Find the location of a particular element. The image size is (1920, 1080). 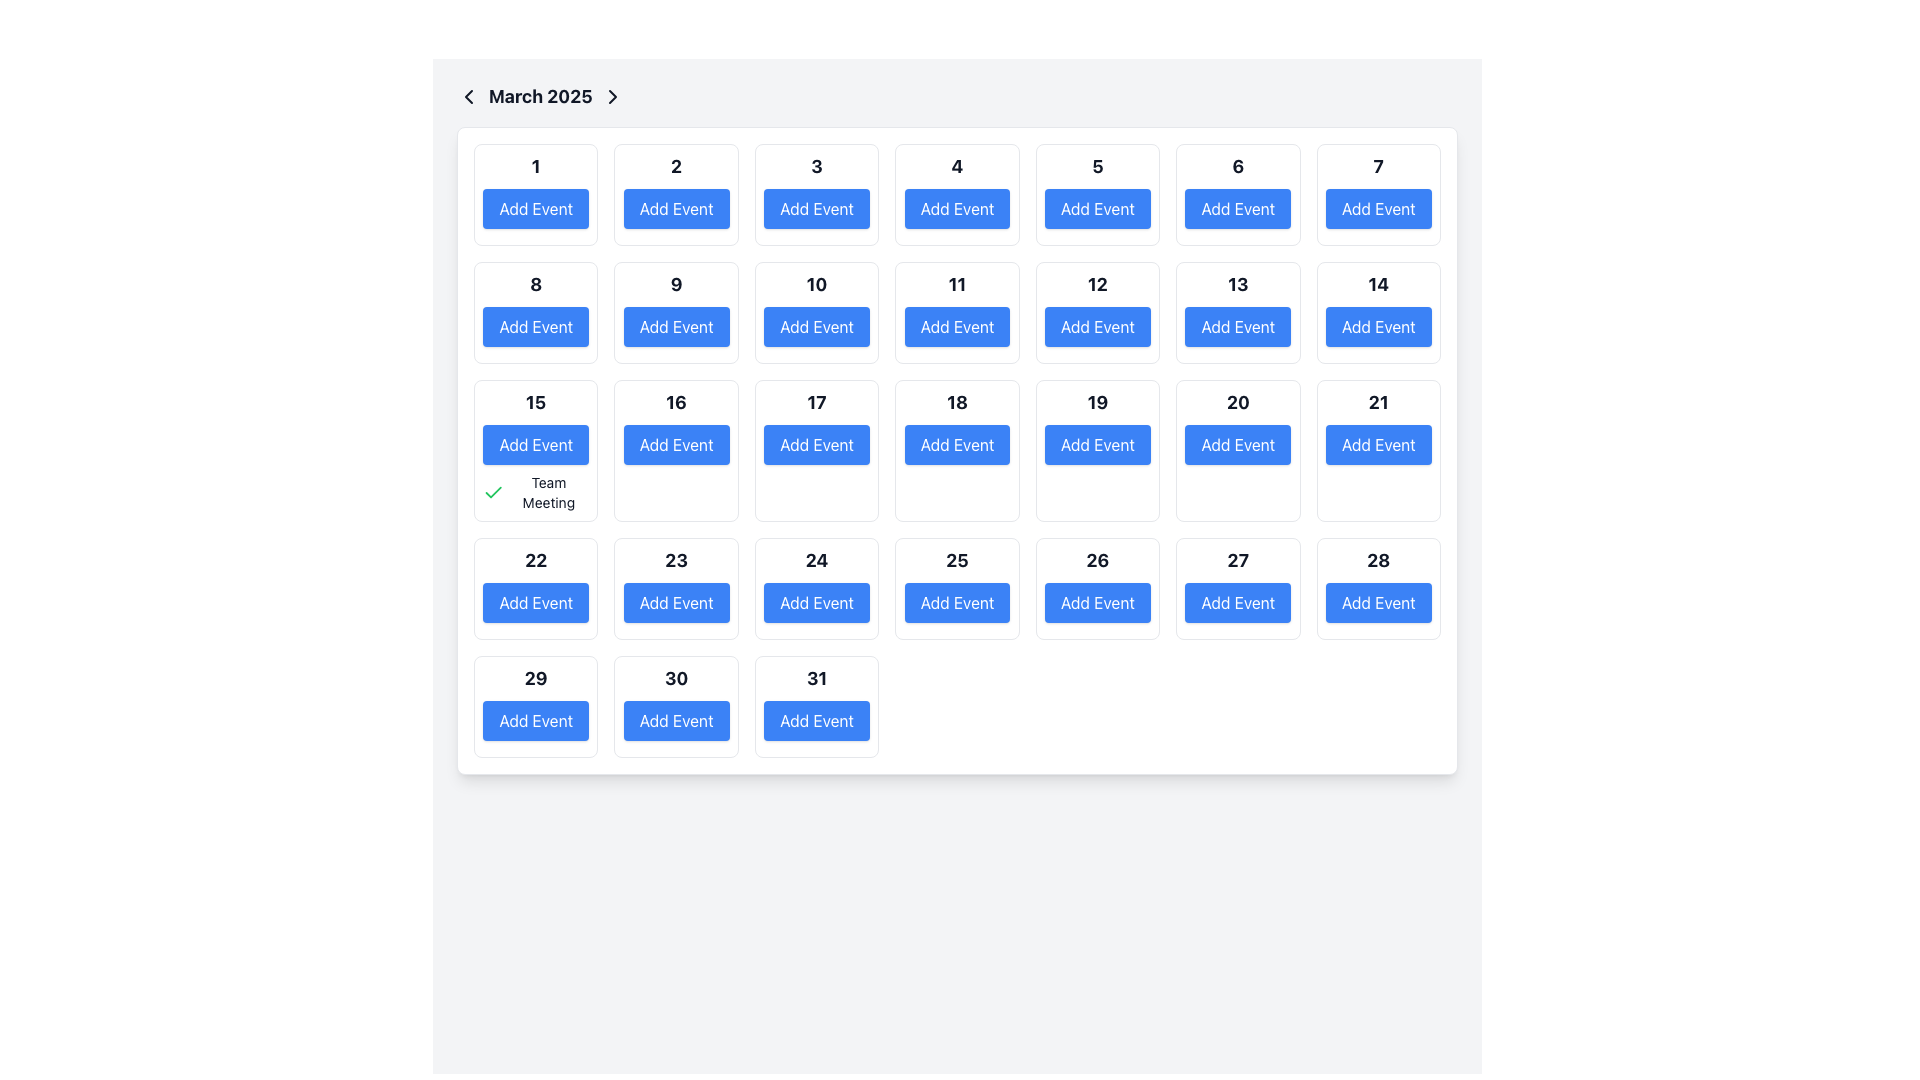

the 'Add Event' button in the Calendar cell representing the date 6th to schedule an event is located at coordinates (1237, 195).